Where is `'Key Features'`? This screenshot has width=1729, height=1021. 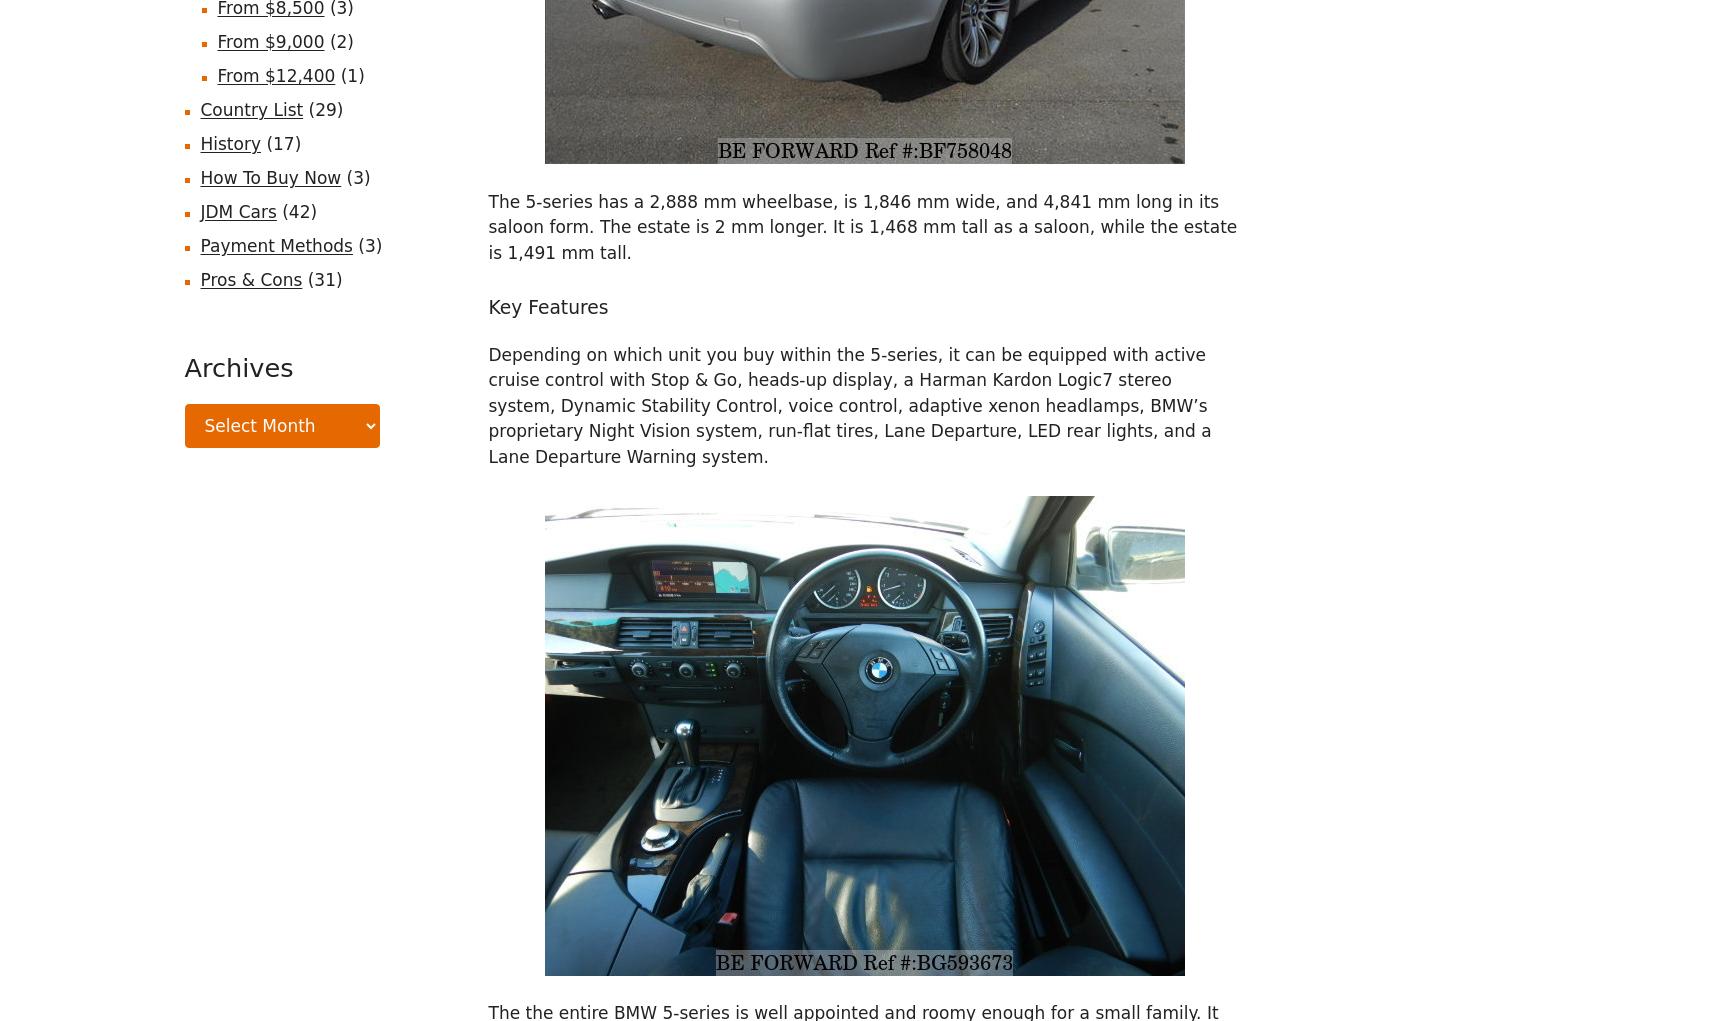 'Key Features' is located at coordinates (547, 306).